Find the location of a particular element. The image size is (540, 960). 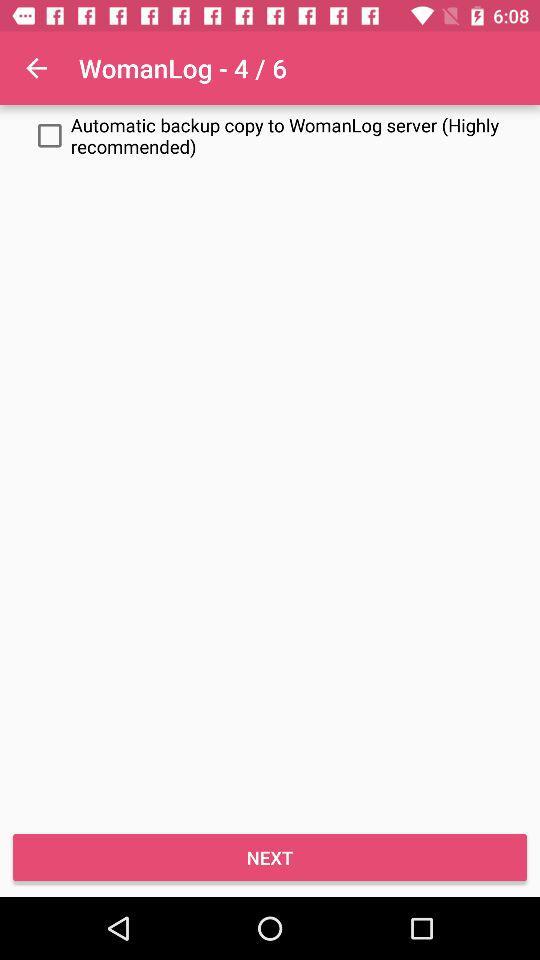

the item above the next icon is located at coordinates (270, 134).